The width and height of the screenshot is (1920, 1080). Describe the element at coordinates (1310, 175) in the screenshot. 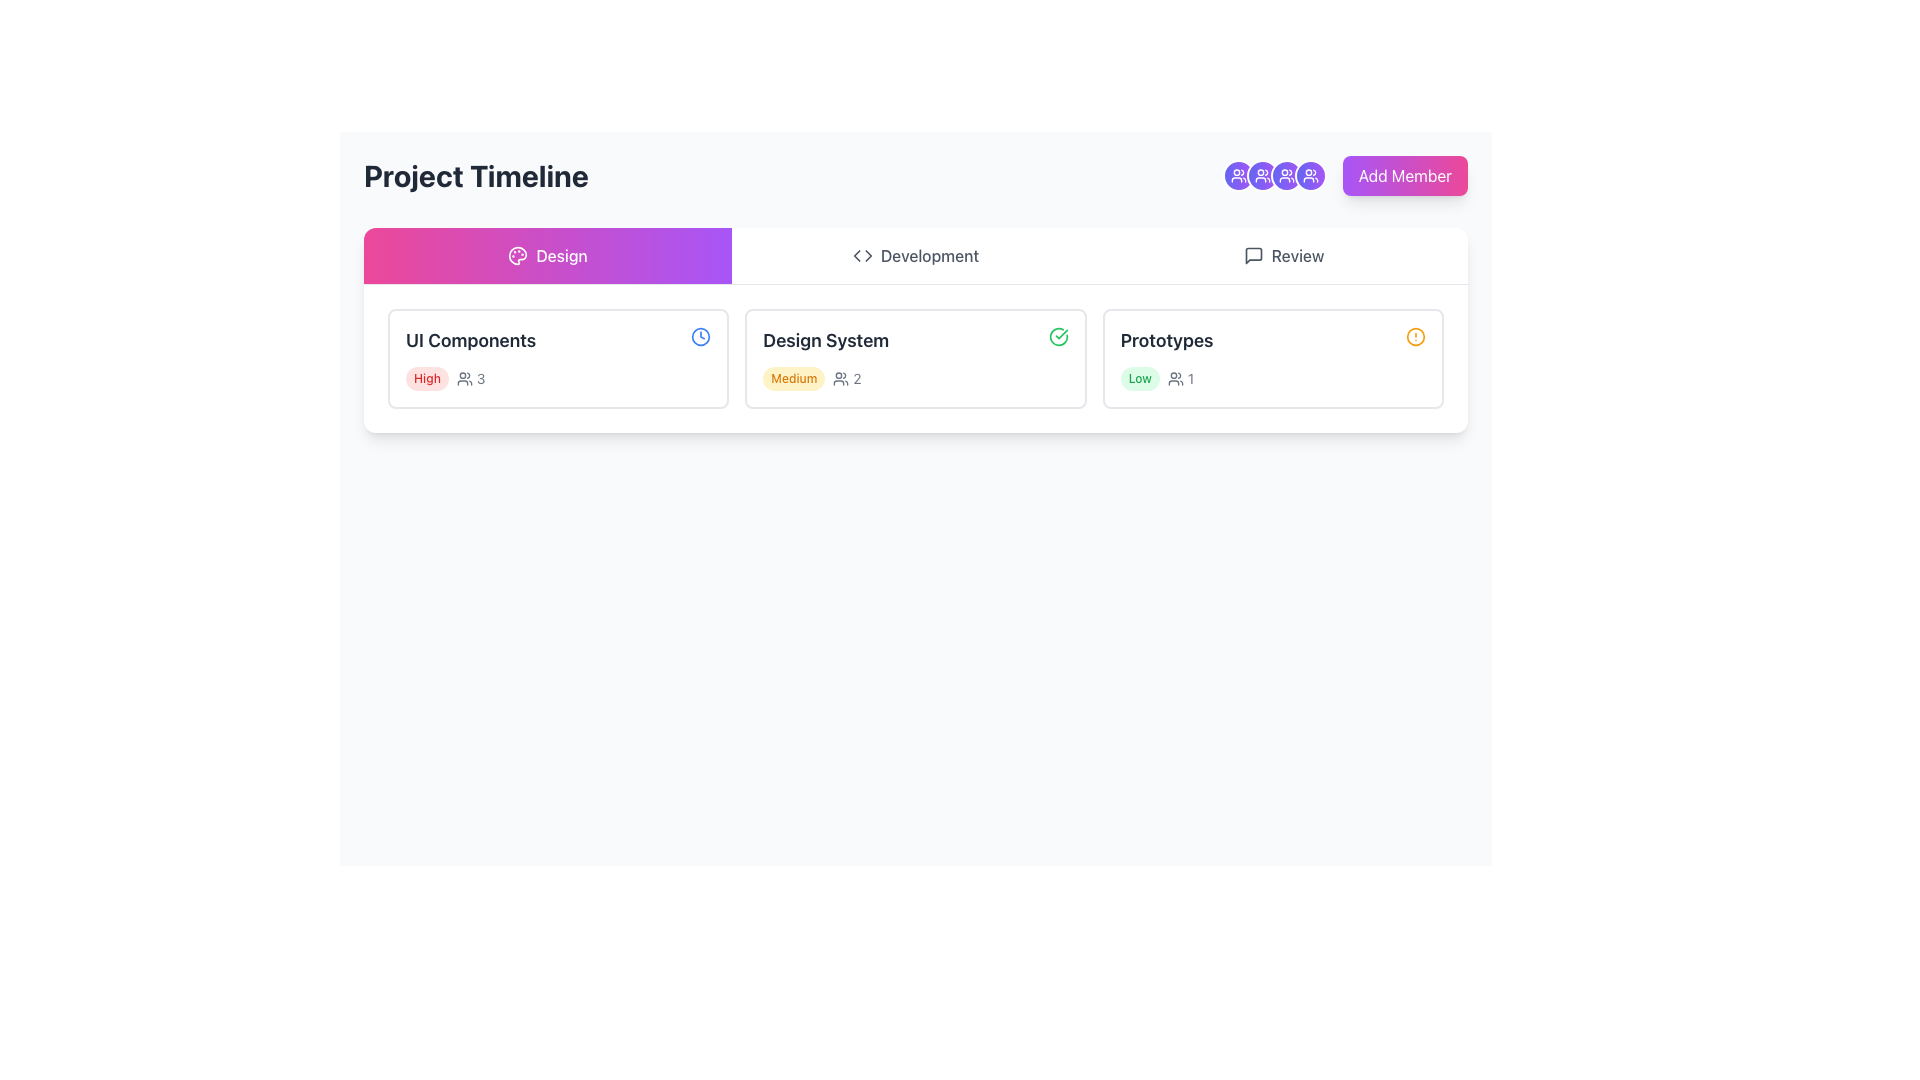

I see `circular icon featuring a gradient purple background and a white user group silhouette, which is the fourth in a horizontal sequence of user-related icons` at that location.